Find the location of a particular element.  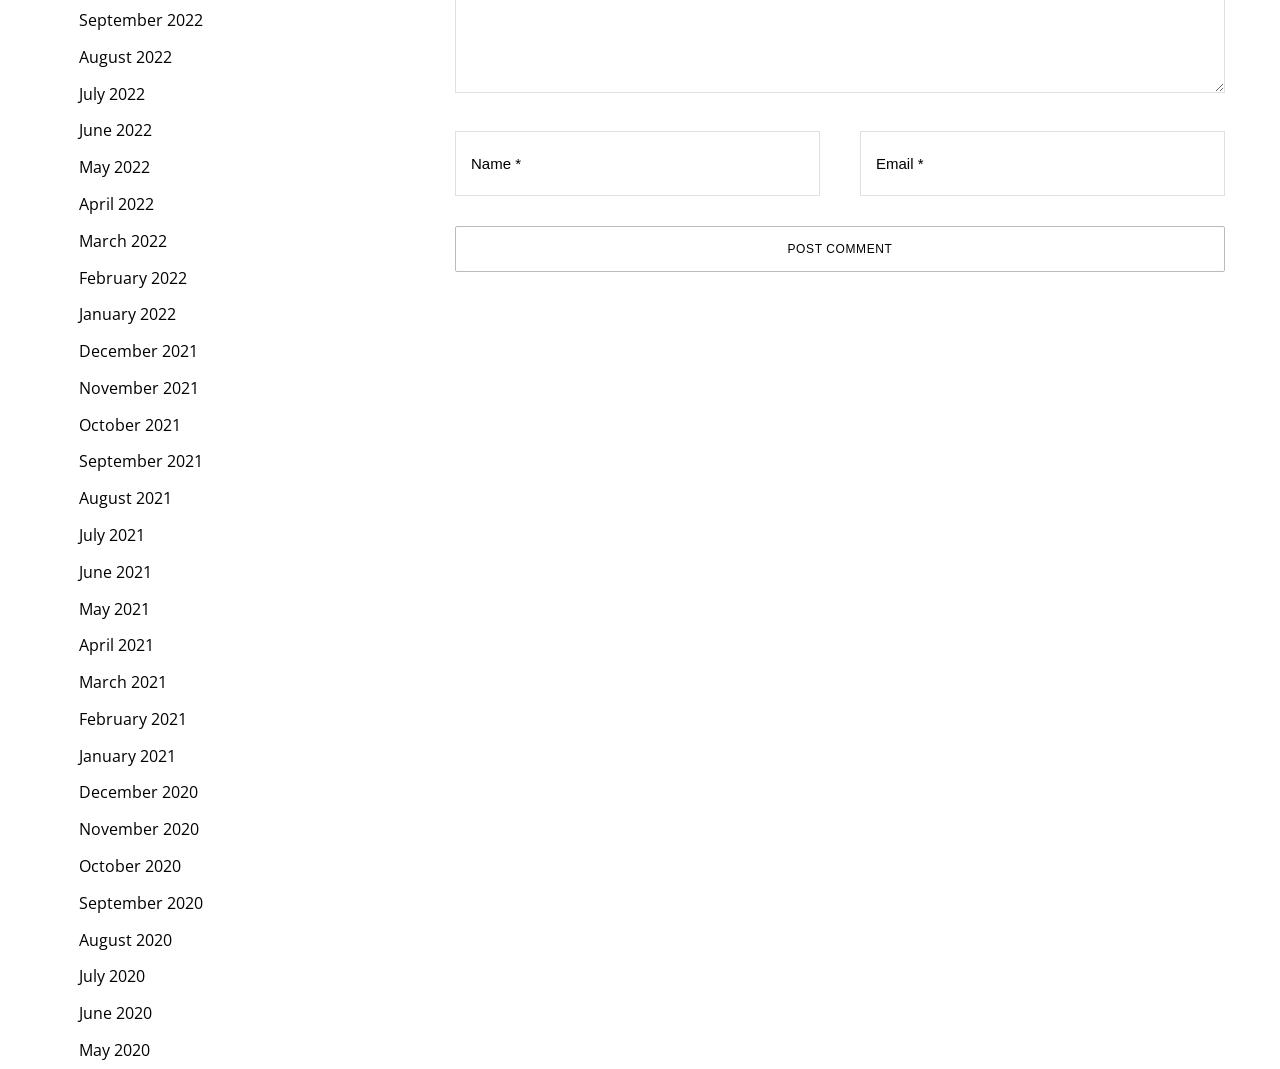

'February 2022' is located at coordinates (131, 275).